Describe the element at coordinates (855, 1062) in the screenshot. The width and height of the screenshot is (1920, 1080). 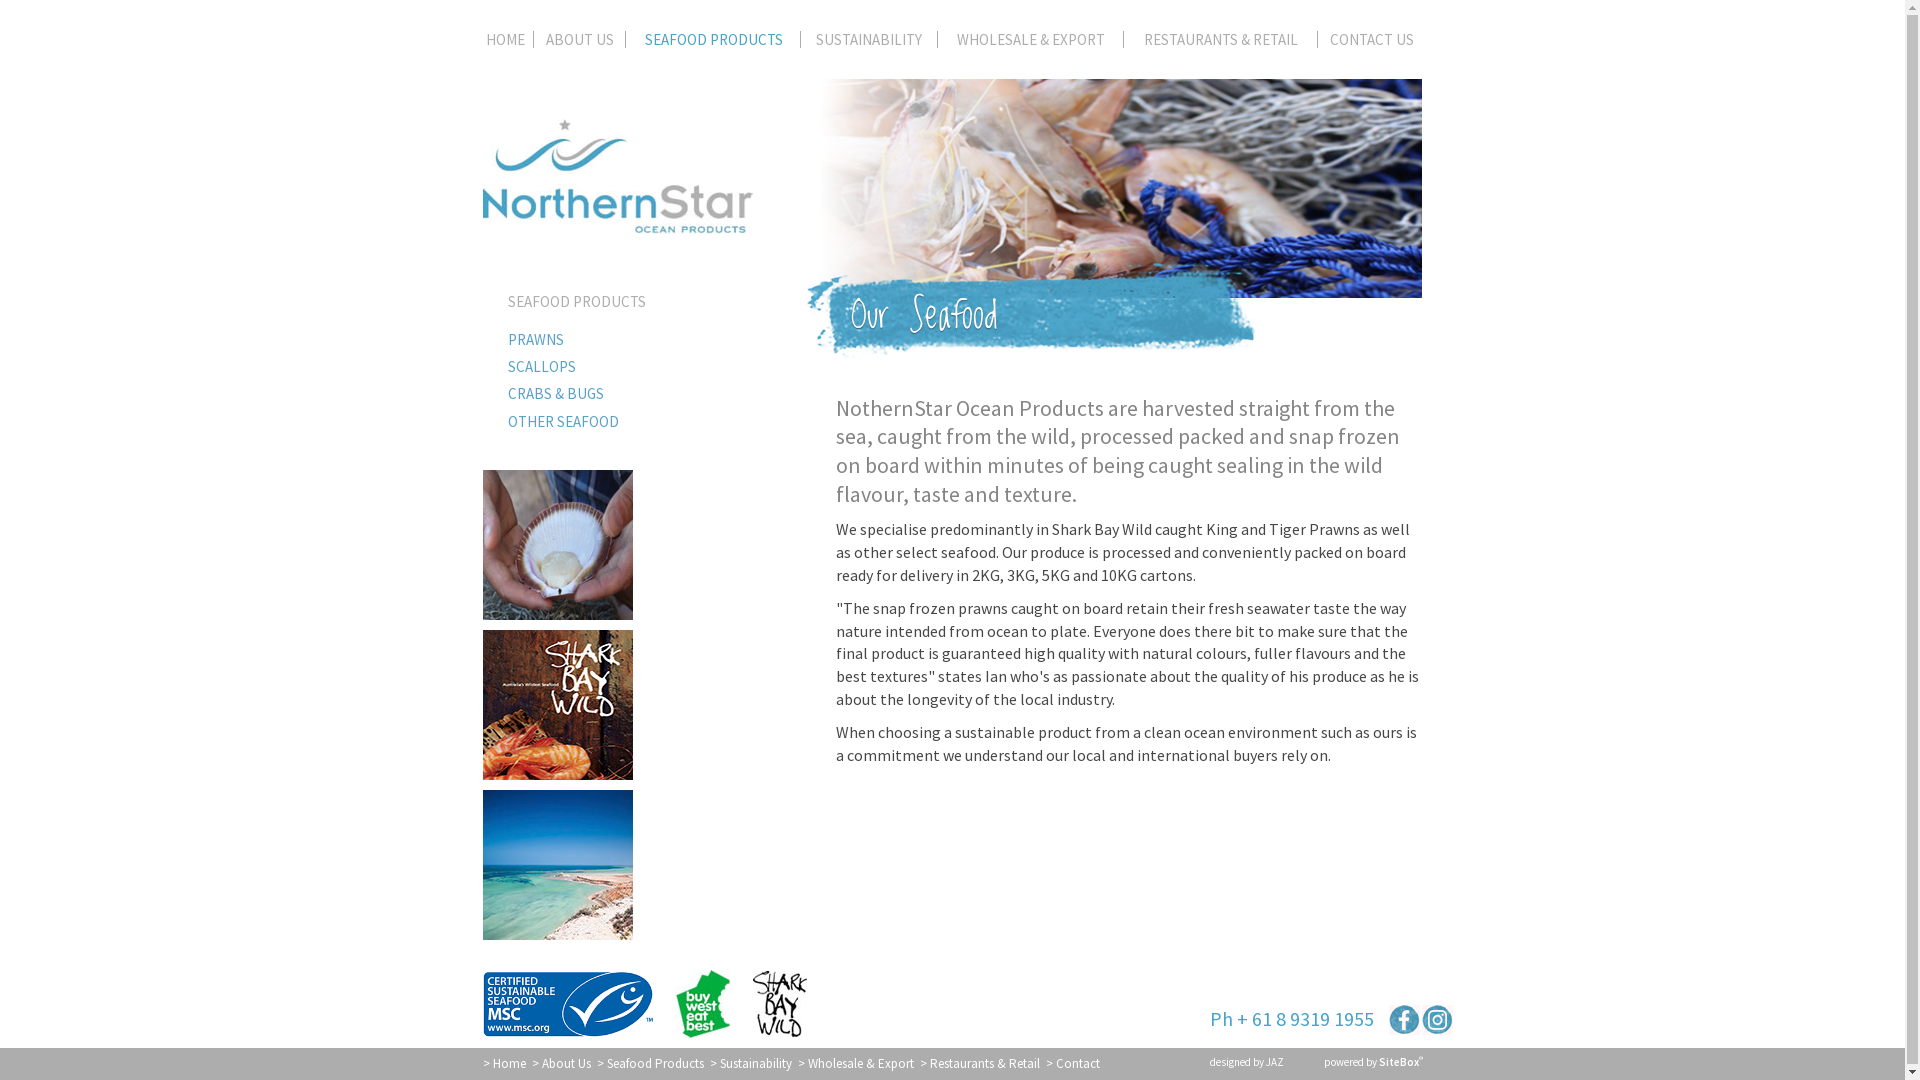
I see `'> Wholesale & Export'` at that location.